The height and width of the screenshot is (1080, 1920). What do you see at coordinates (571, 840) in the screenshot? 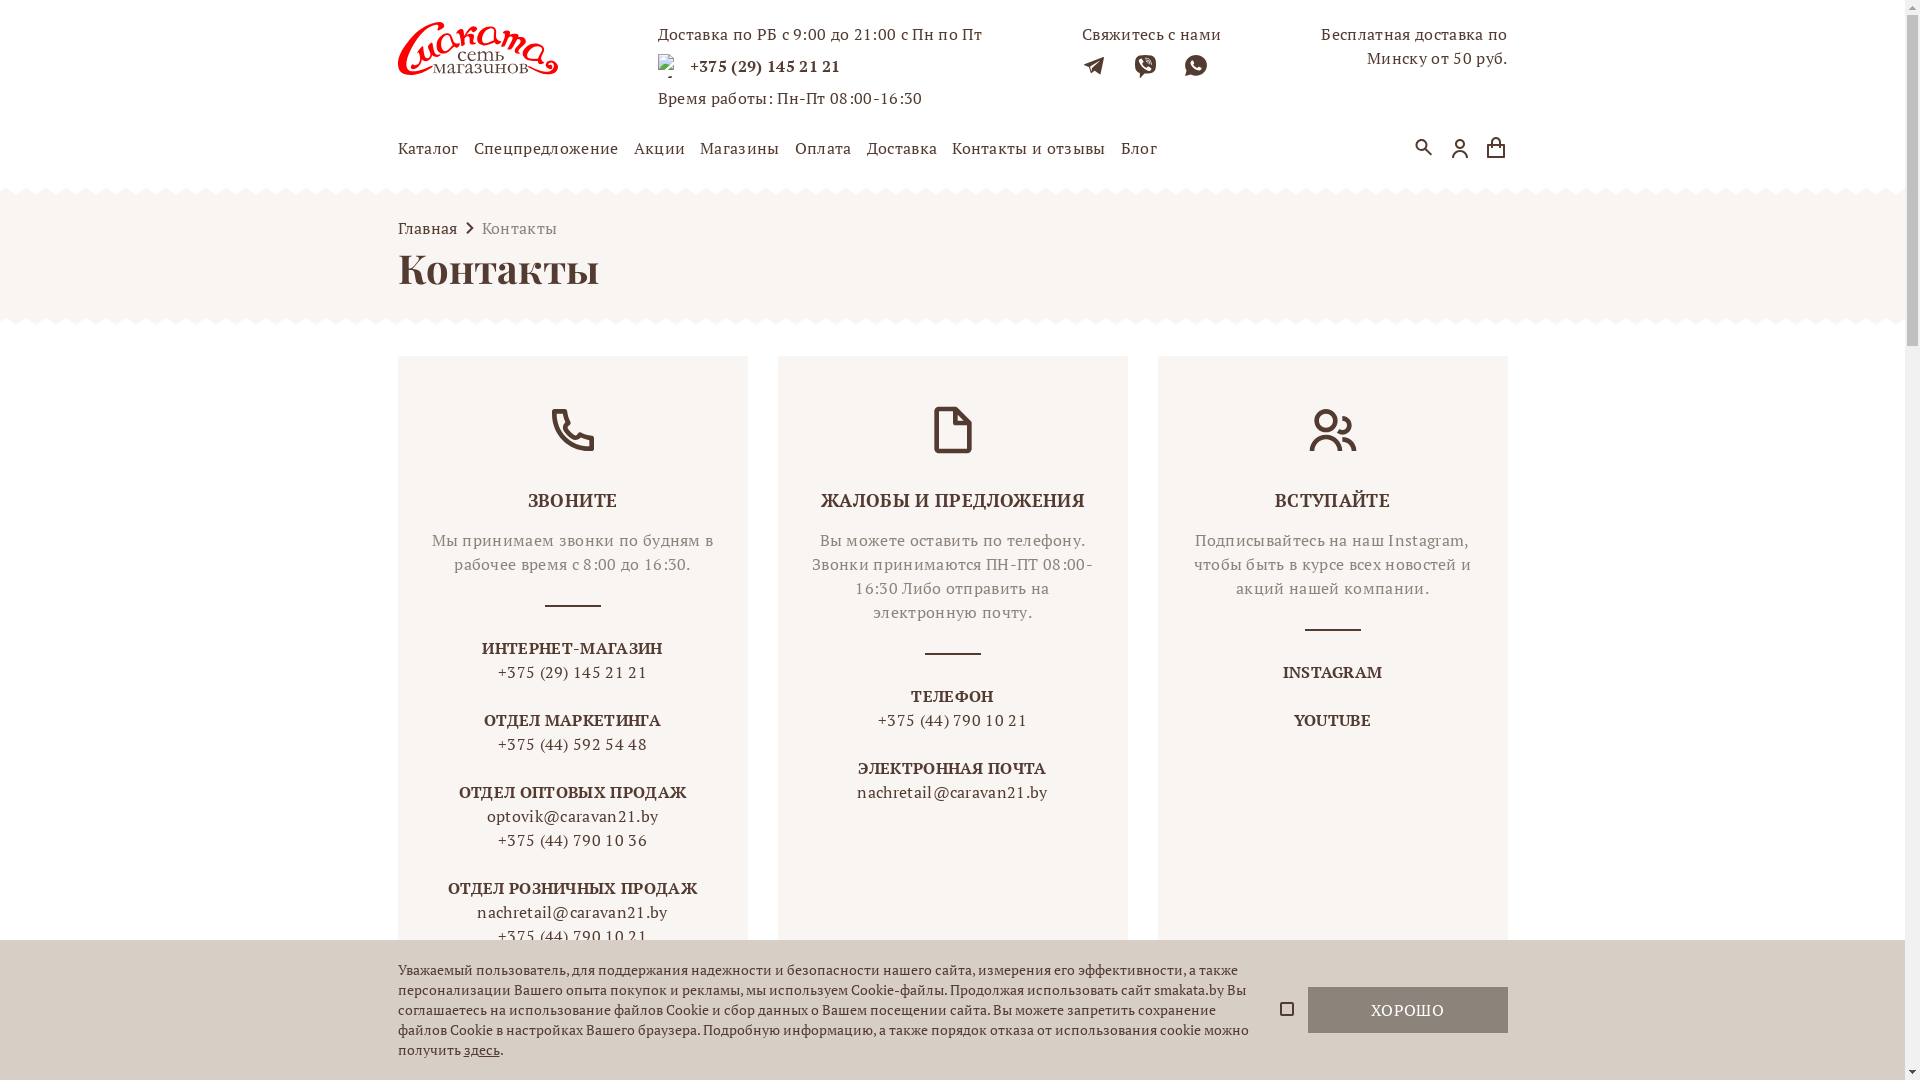
I see `'+375 (44) 790 10 36'` at bounding box center [571, 840].